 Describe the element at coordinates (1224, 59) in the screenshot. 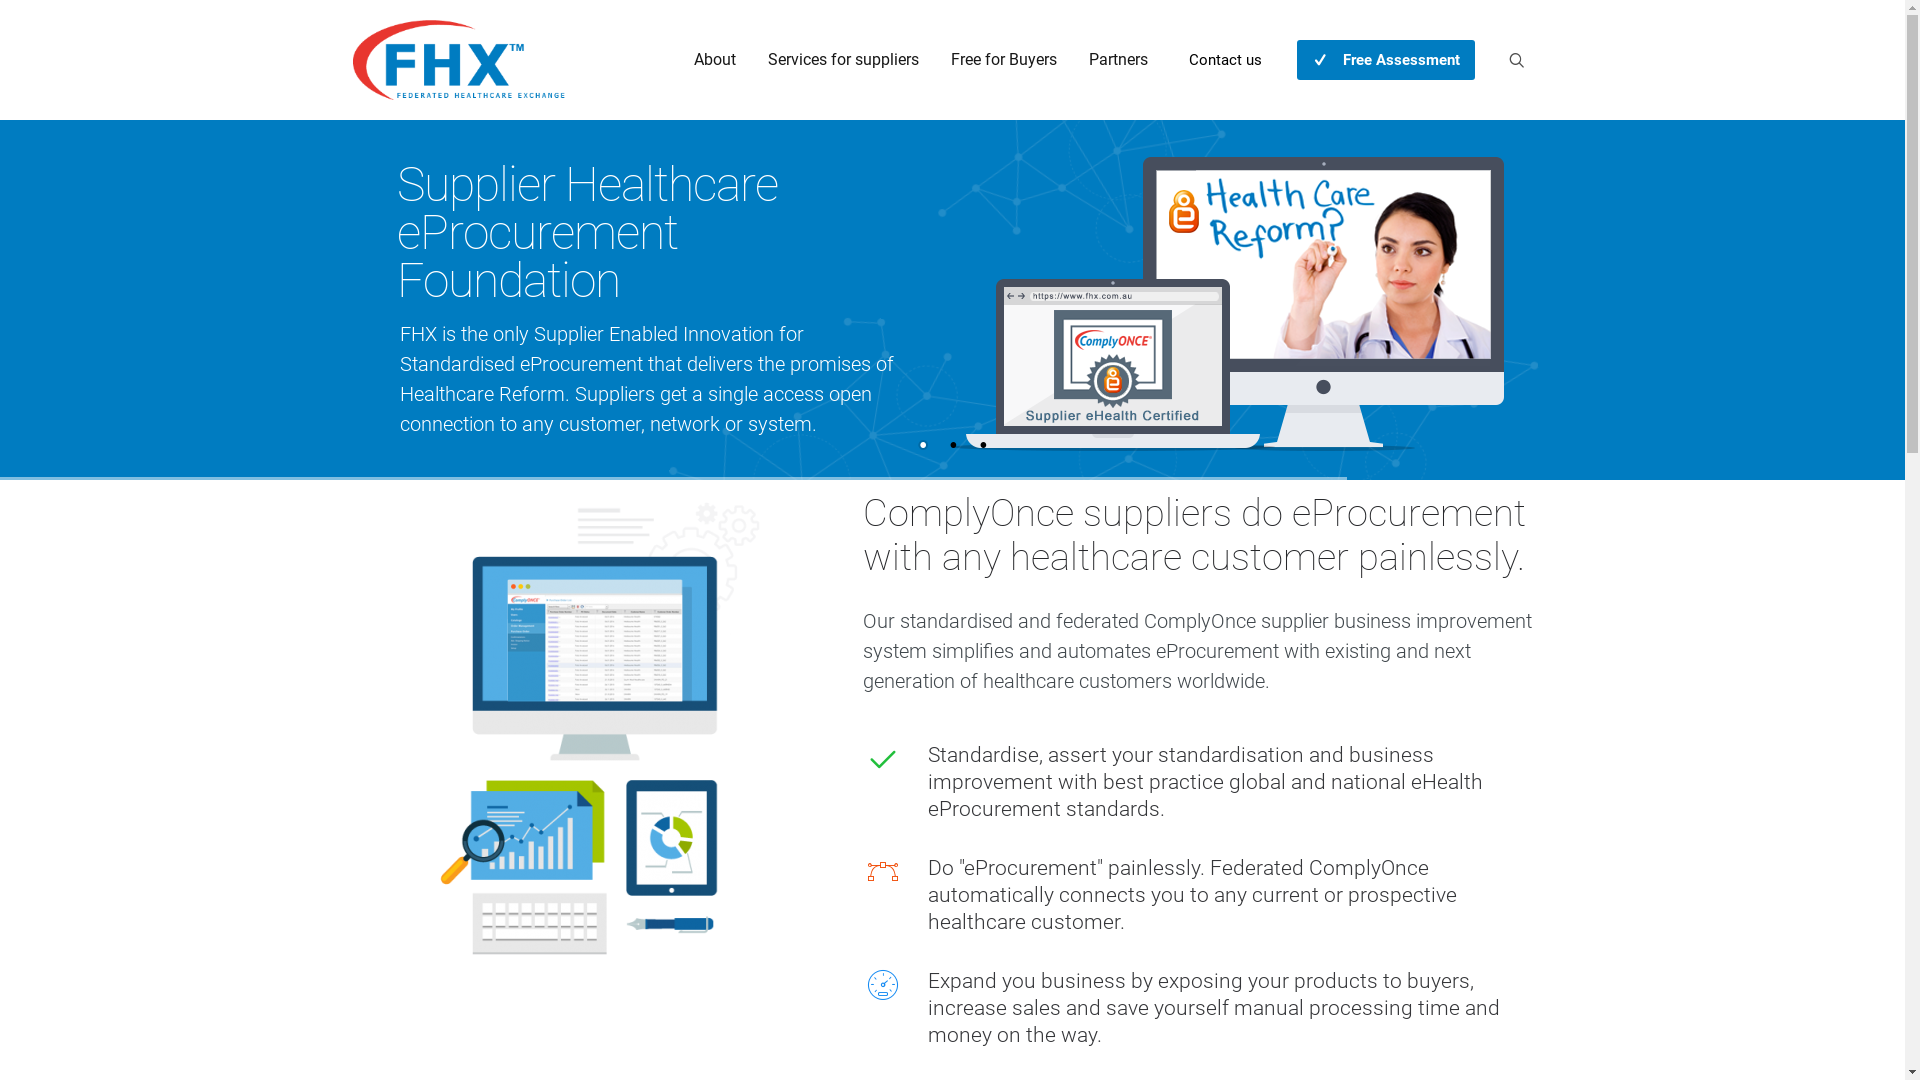

I see `'Contact us'` at that location.